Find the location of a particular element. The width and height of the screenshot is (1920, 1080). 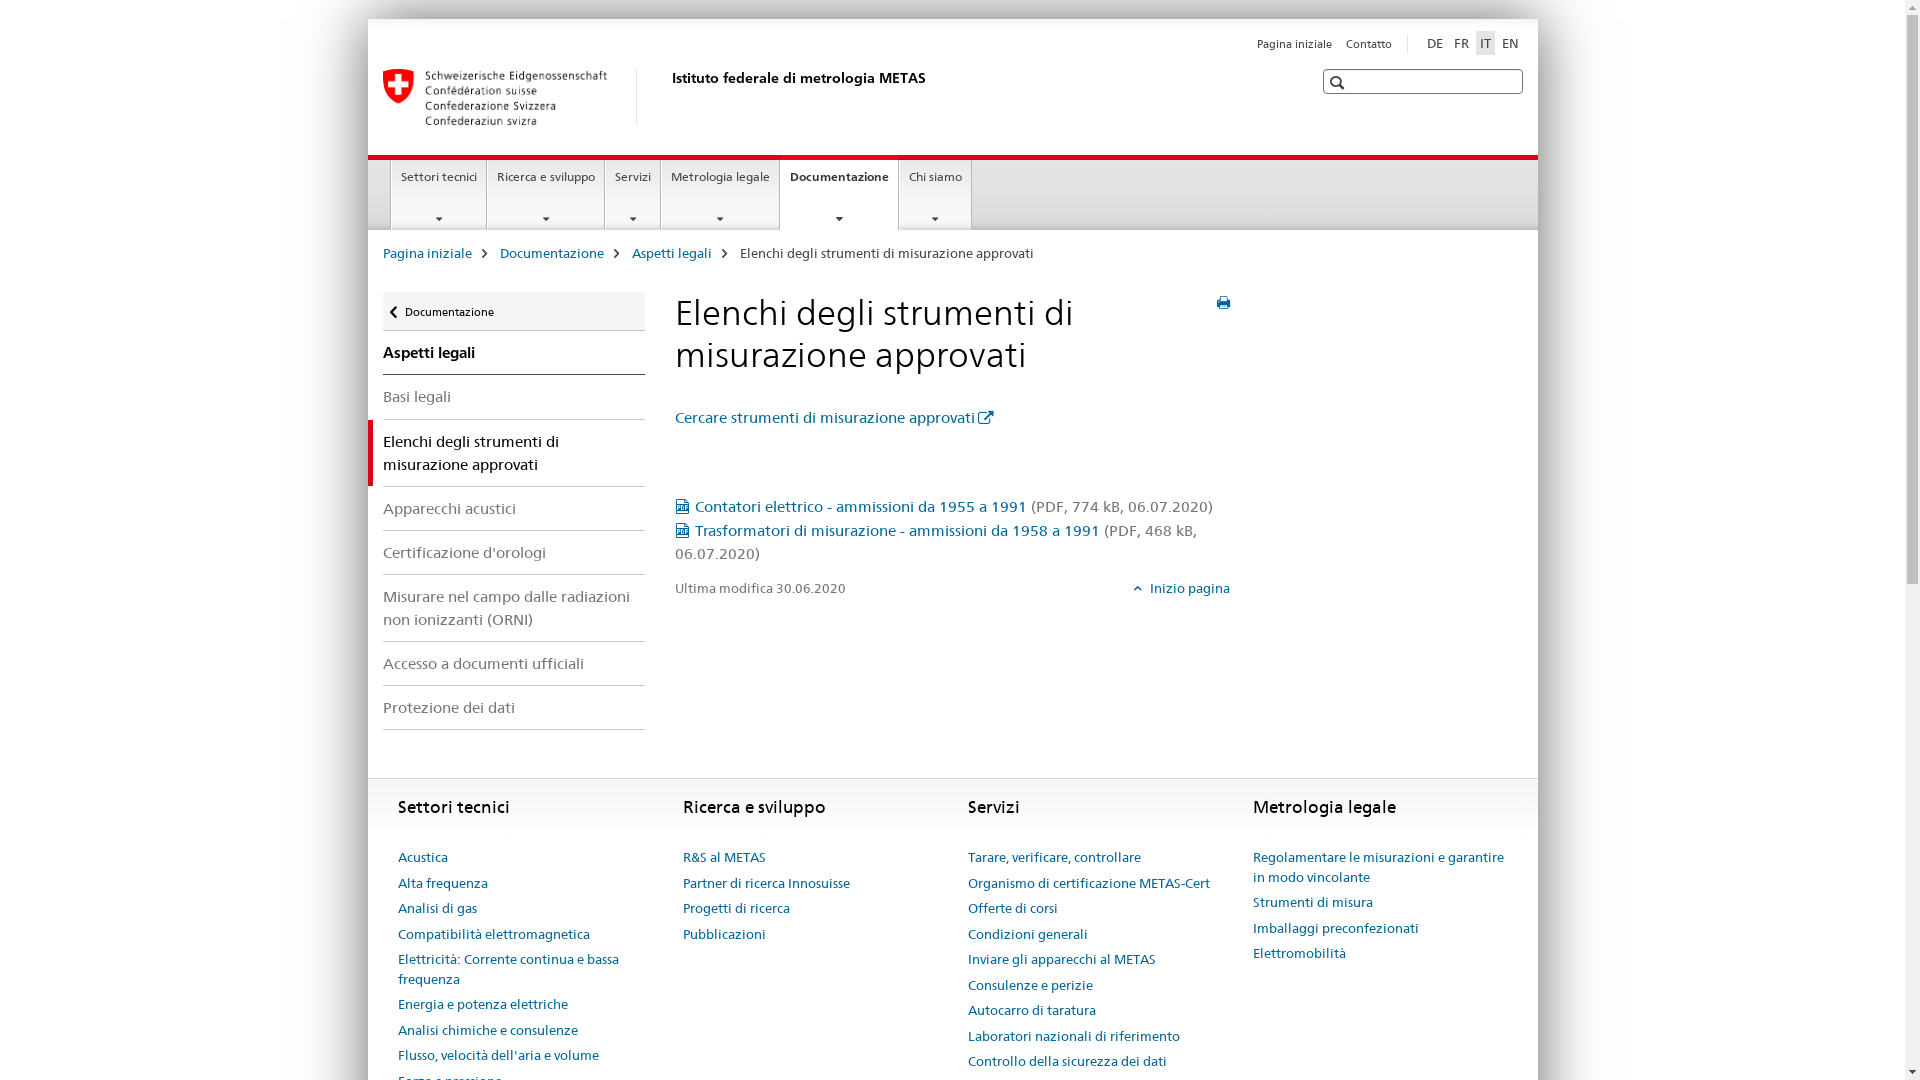

'DE' is located at coordinates (1420, 42).